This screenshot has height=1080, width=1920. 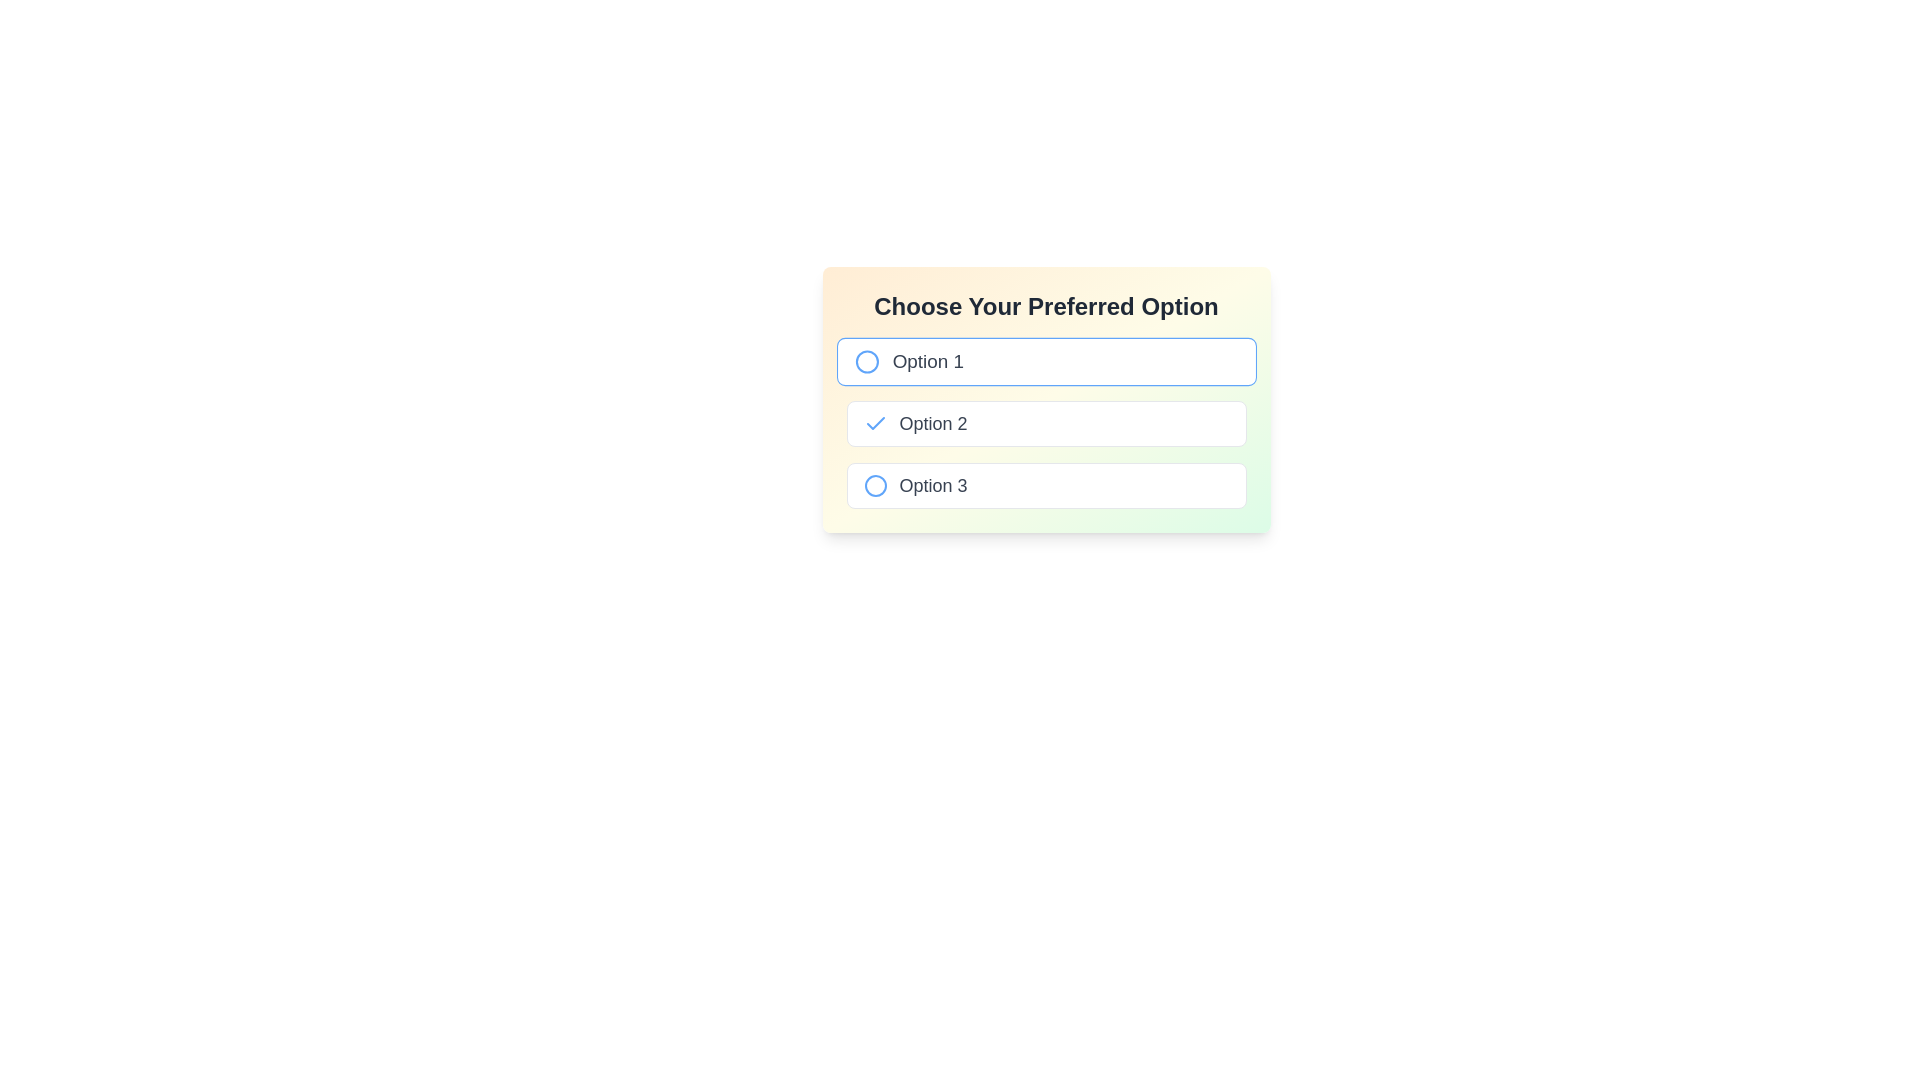 What do you see at coordinates (932, 486) in the screenshot?
I see `the associated radio button next to the 'Option 3' text label` at bounding box center [932, 486].